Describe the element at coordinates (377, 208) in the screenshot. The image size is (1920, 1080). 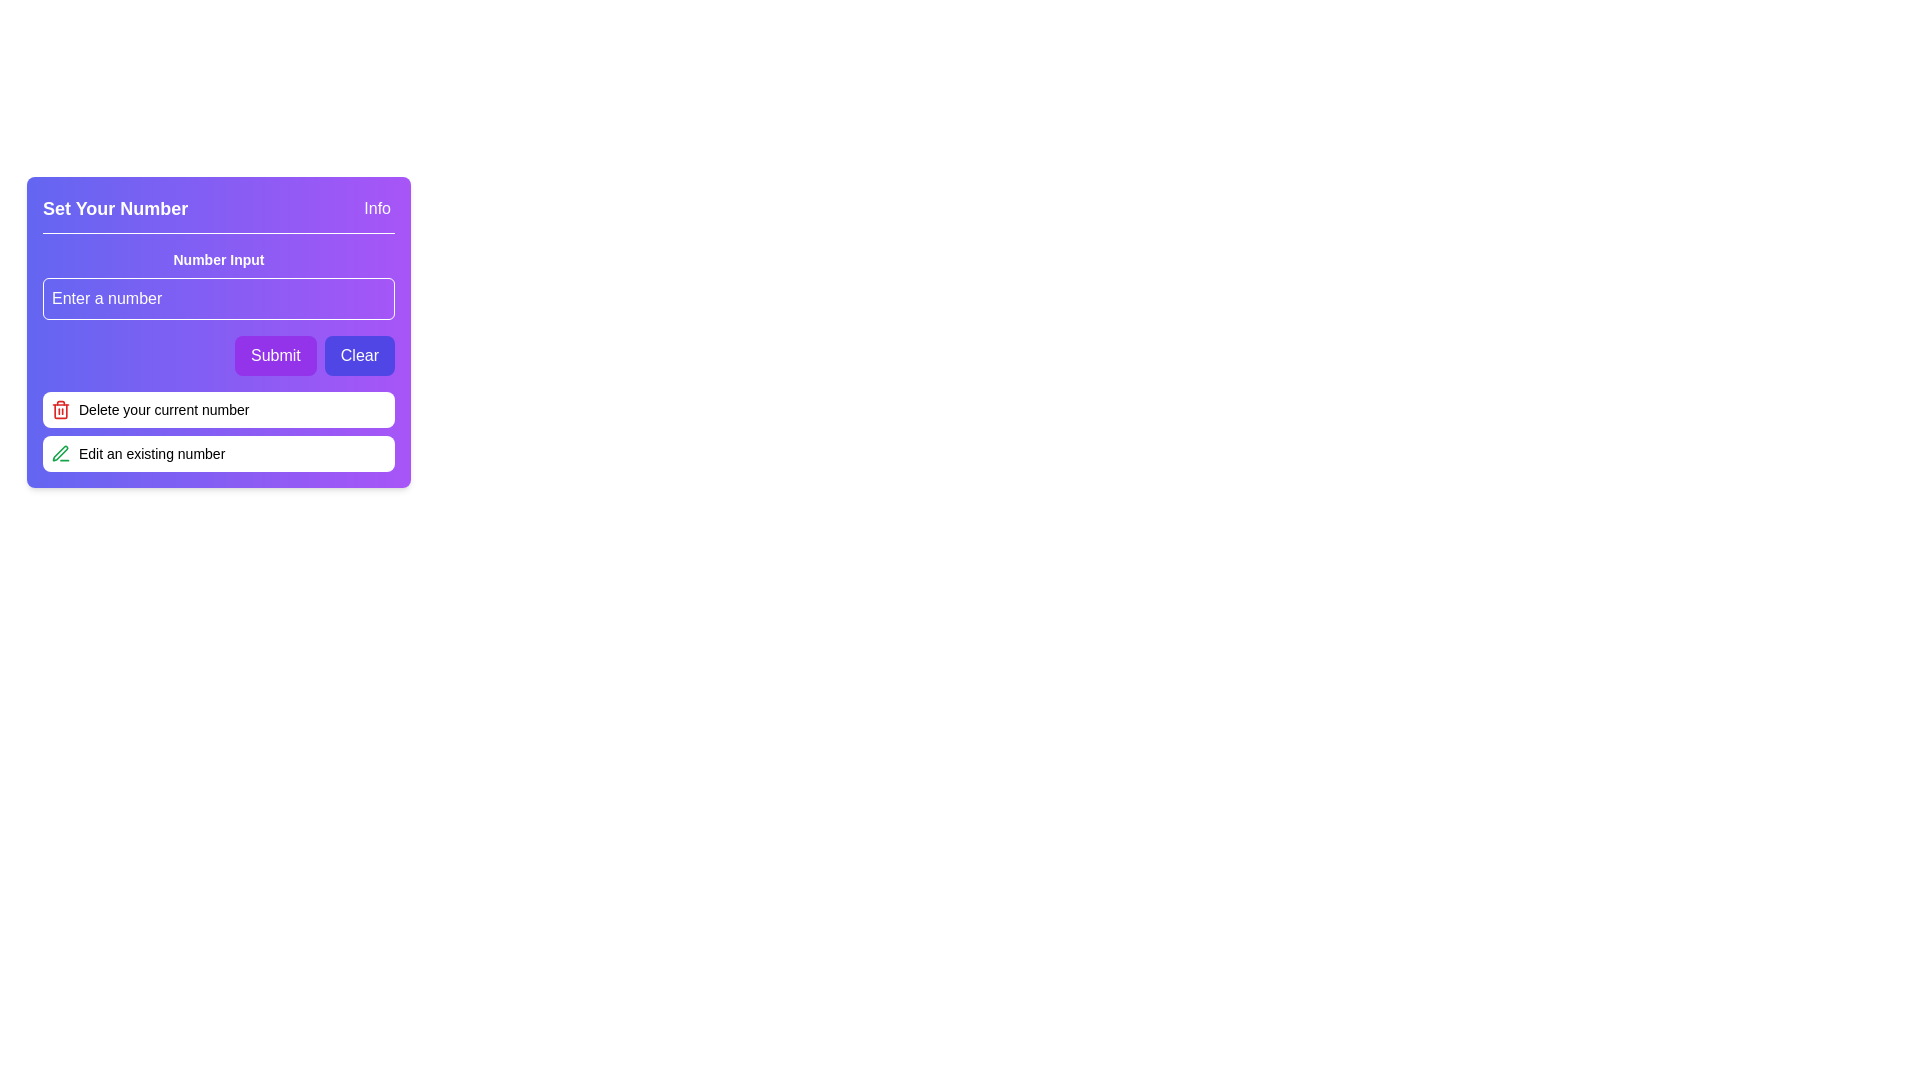
I see `the help button located at the upper-right corner of the 'Set Your Number' section` at that location.